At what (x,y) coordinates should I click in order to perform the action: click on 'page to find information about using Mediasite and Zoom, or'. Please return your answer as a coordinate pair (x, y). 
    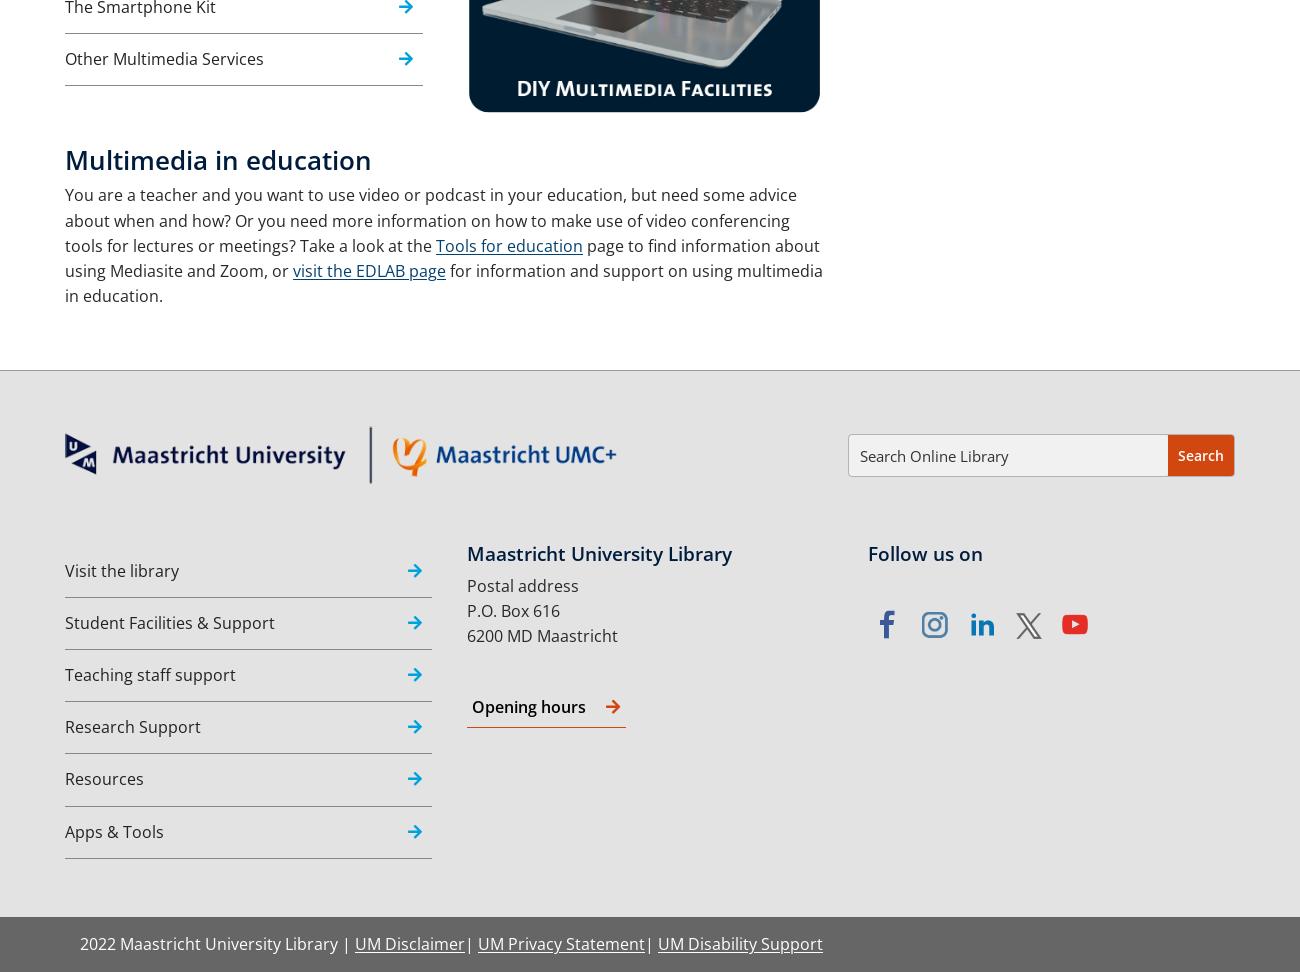
    Looking at the image, I should click on (441, 257).